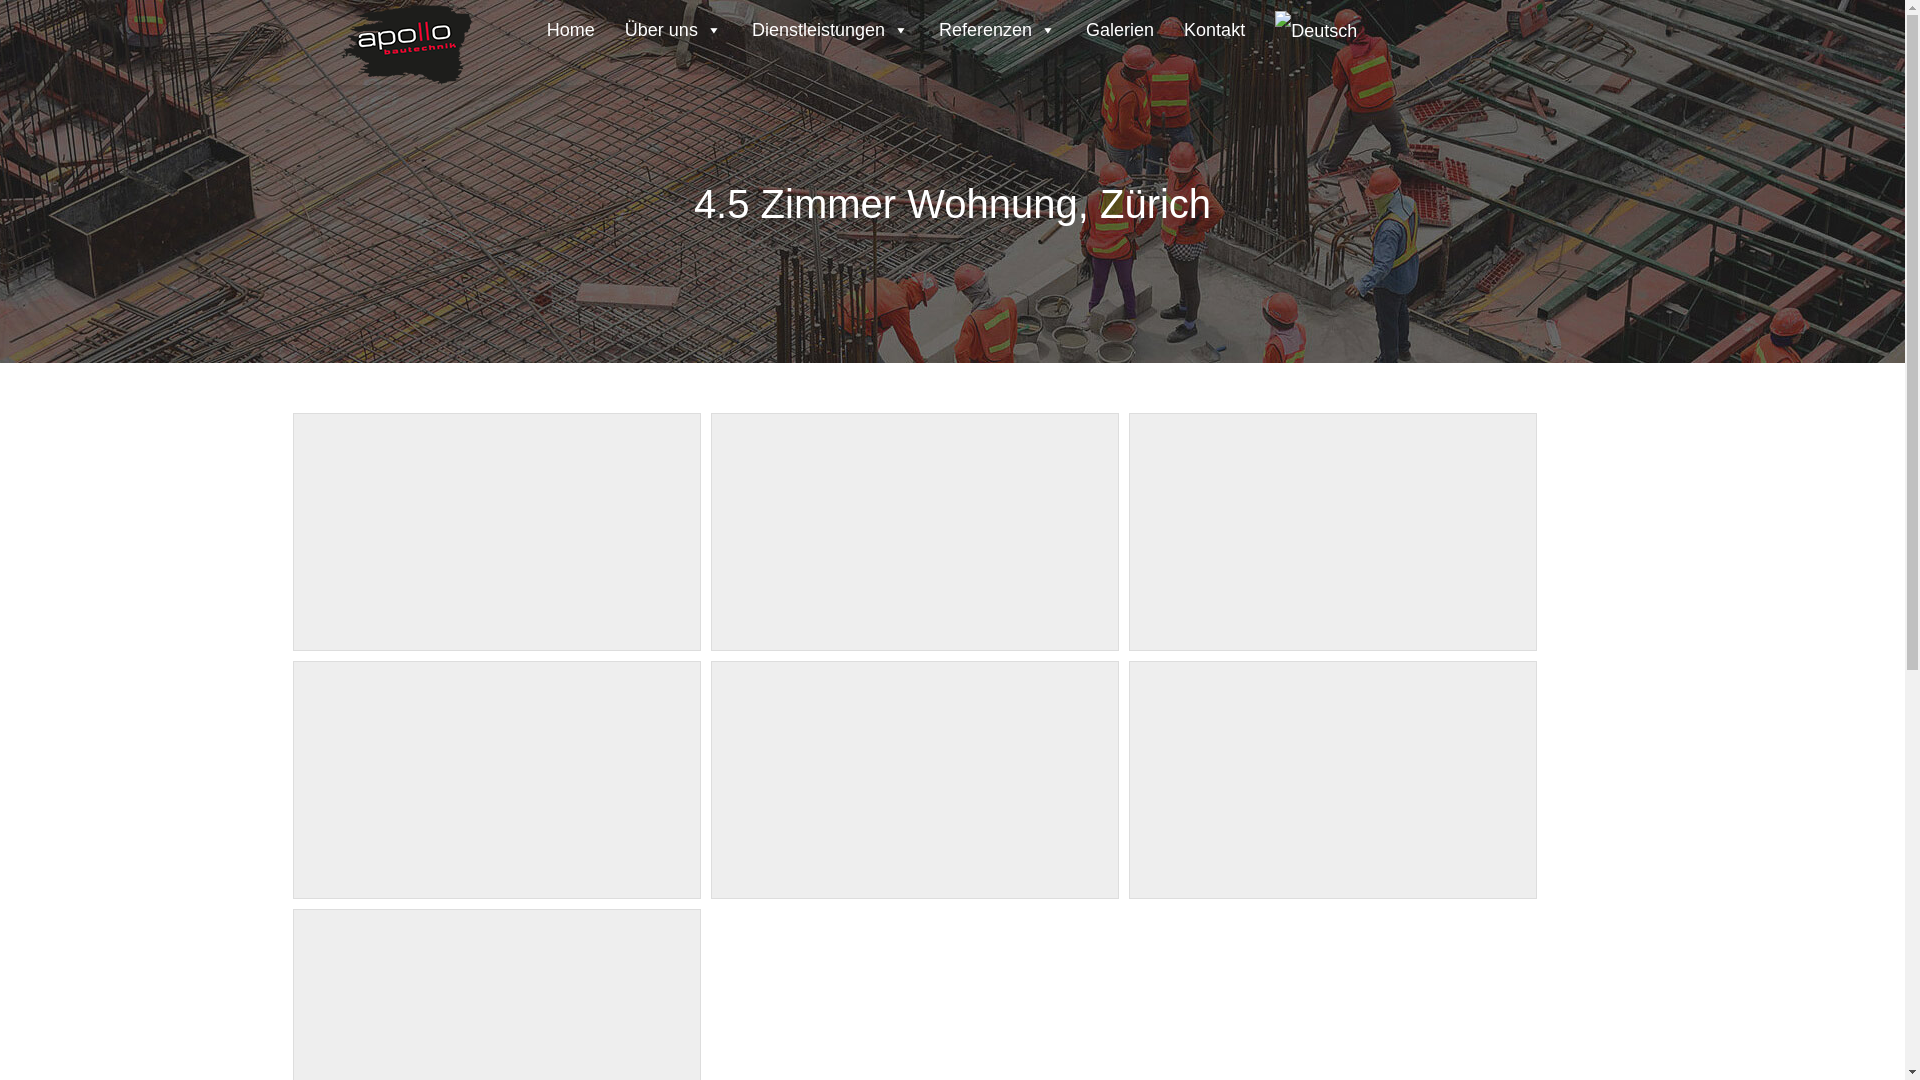 This screenshot has width=1920, height=1080. Describe the element at coordinates (830, 26) in the screenshot. I see `'Dienstleistungen'` at that location.